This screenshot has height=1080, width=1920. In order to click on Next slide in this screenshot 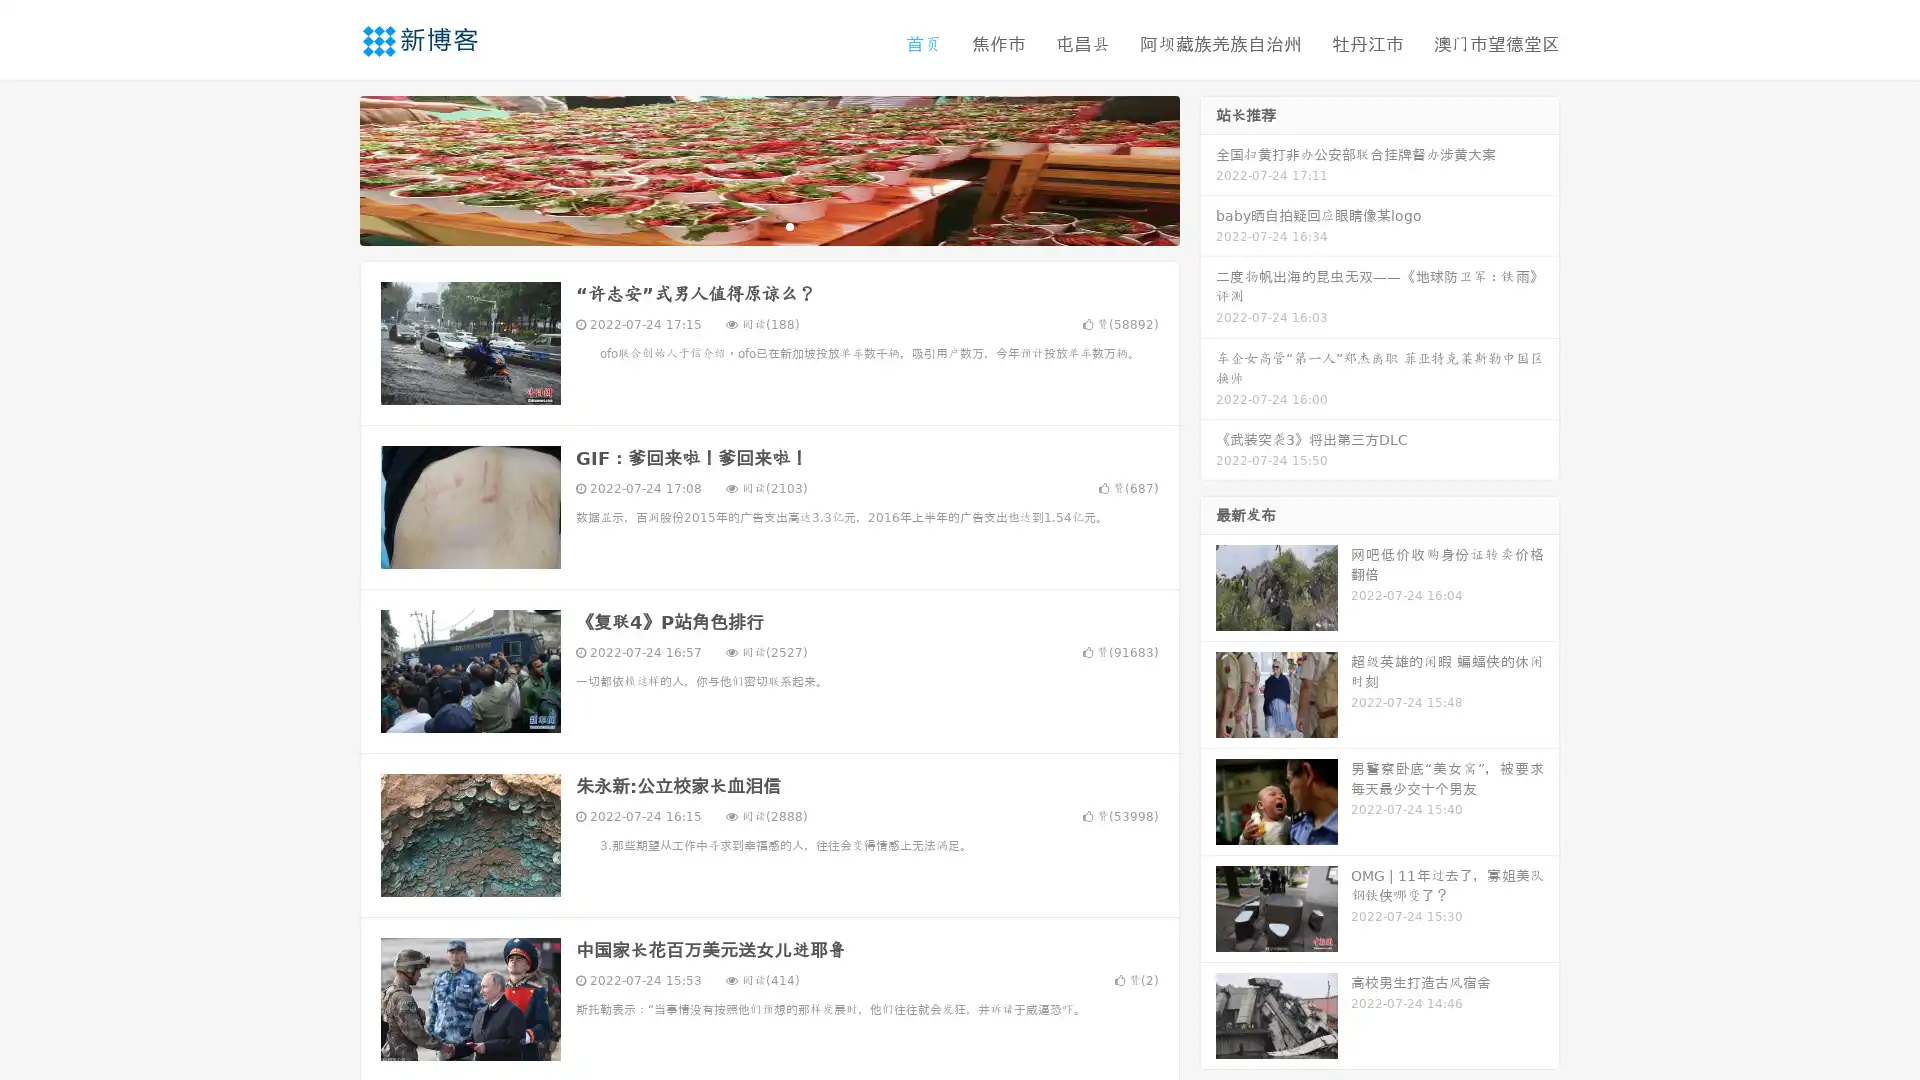, I will do `click(1208, 168)`.